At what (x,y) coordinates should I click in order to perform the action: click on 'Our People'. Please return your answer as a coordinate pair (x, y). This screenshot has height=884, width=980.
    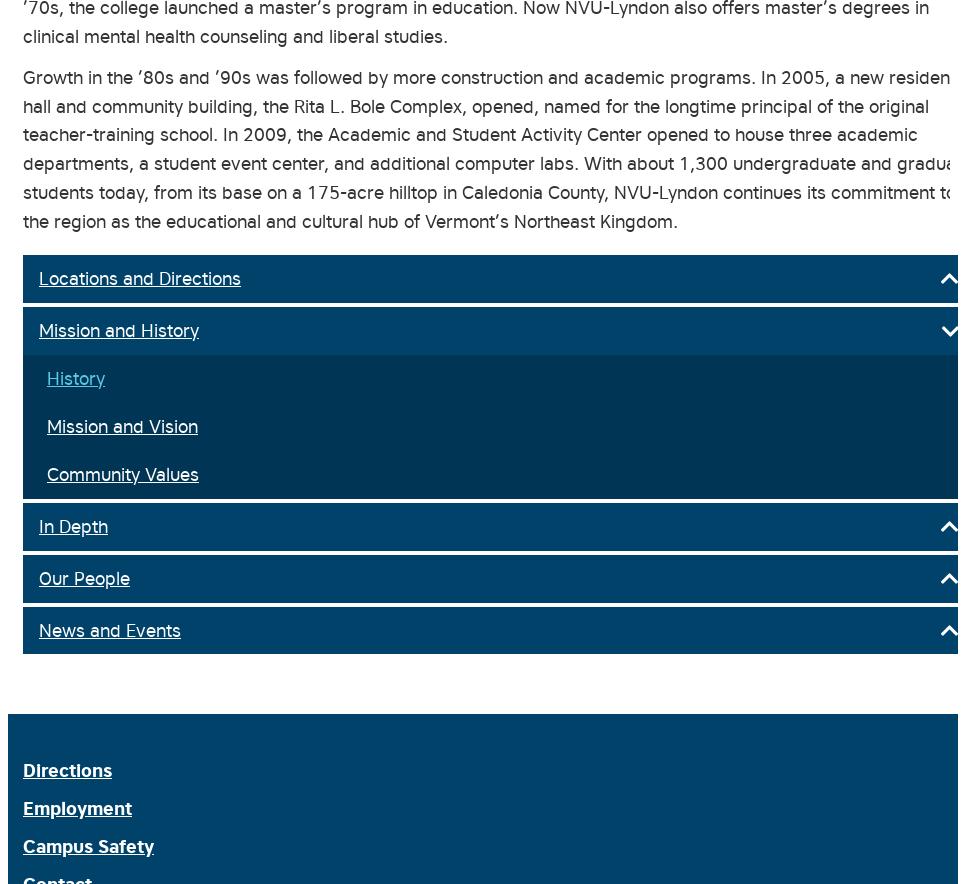
    Looking at the image, I should click on (84, 576).